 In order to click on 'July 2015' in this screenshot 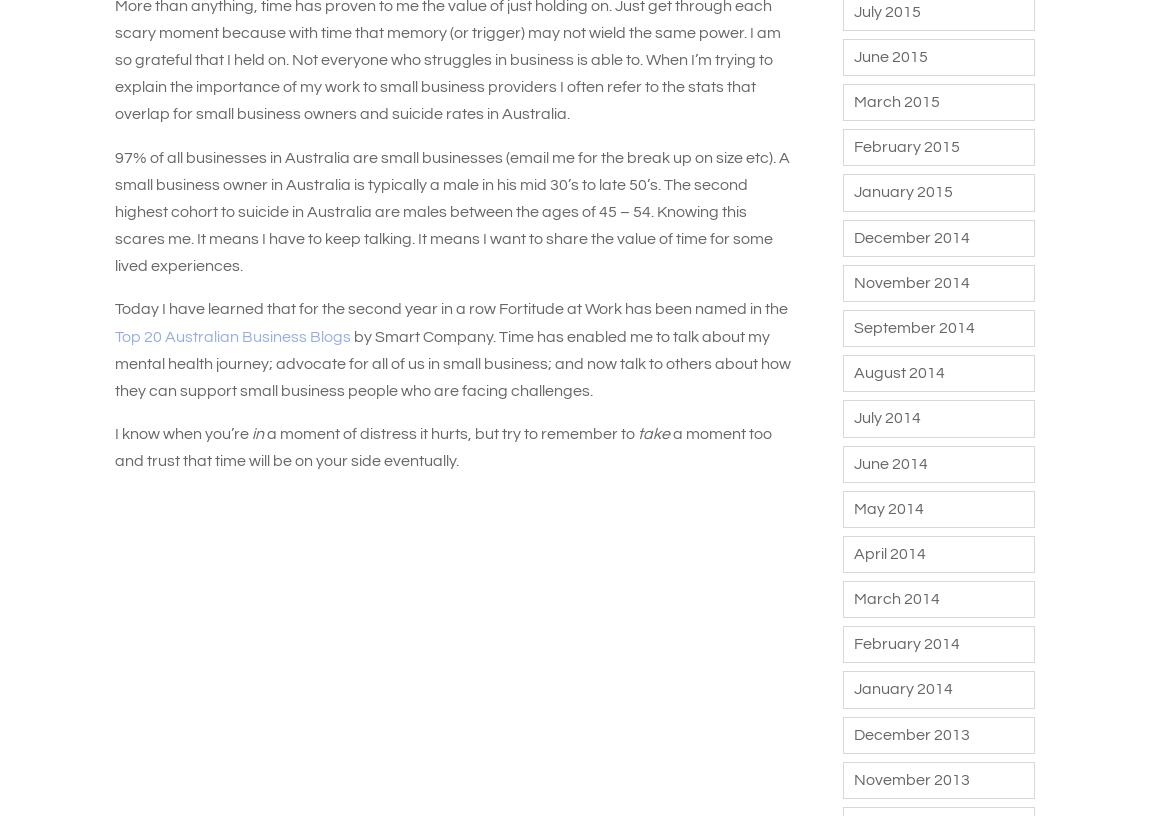, I will do `click(886, 10)`.